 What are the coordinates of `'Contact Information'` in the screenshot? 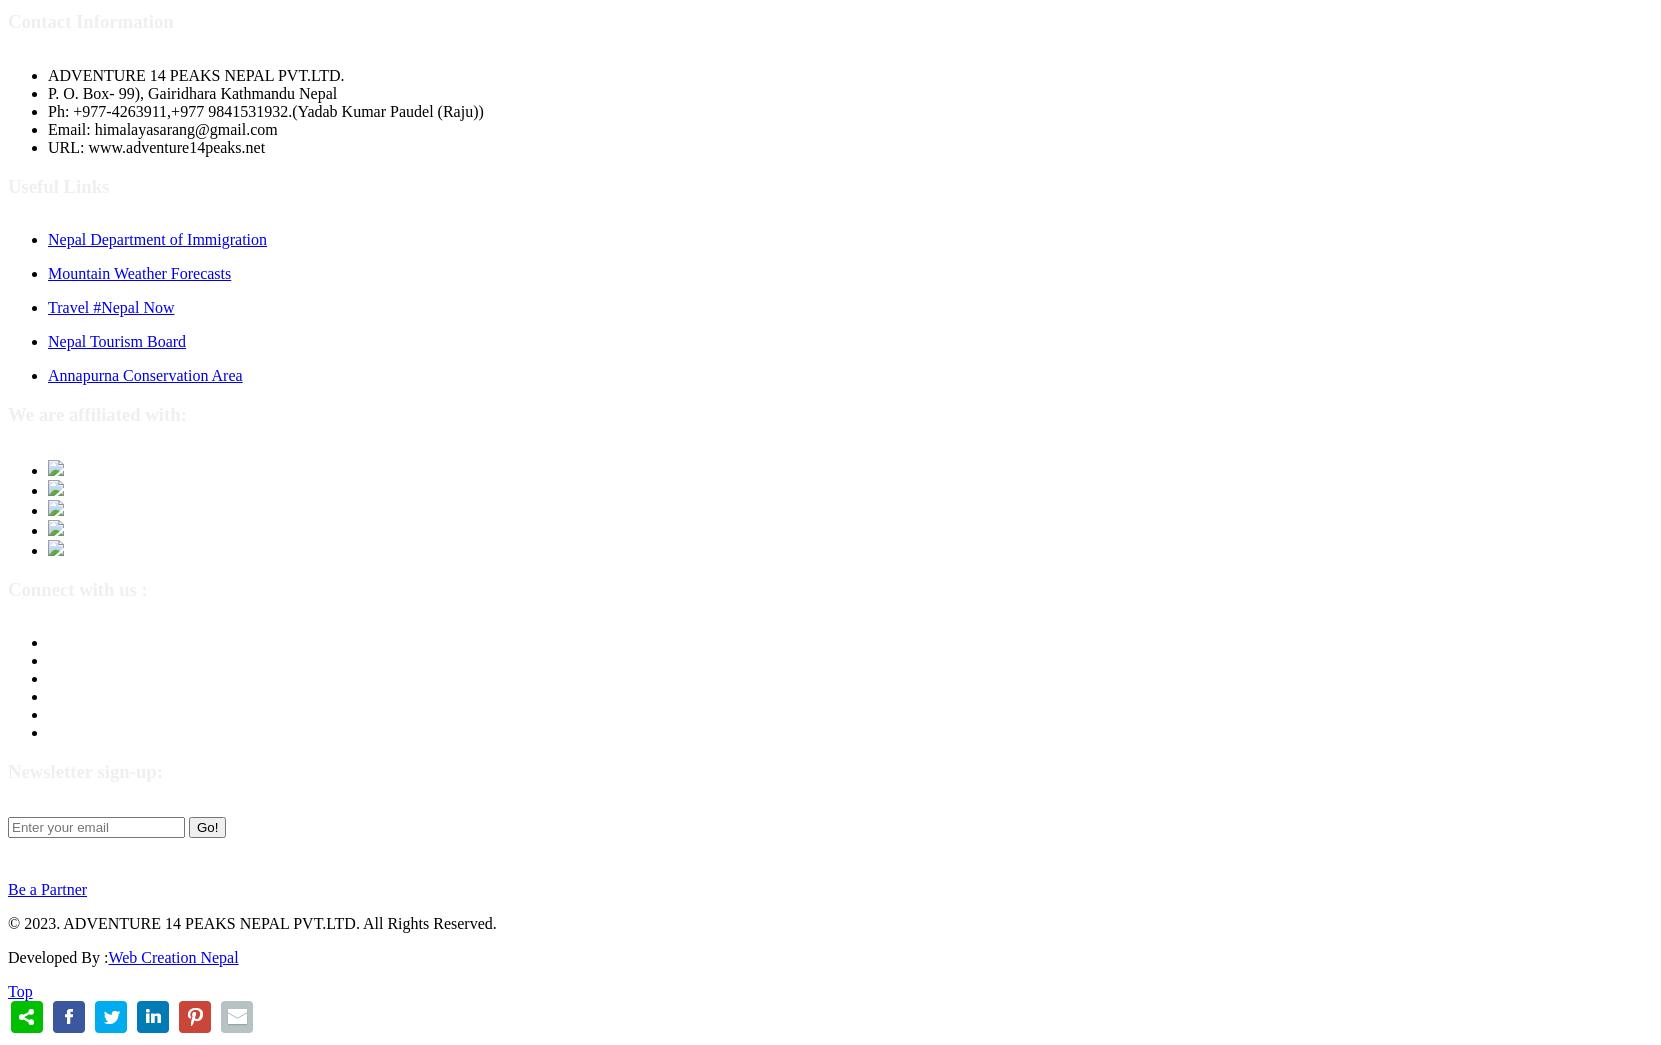 It's located at (6, 20).